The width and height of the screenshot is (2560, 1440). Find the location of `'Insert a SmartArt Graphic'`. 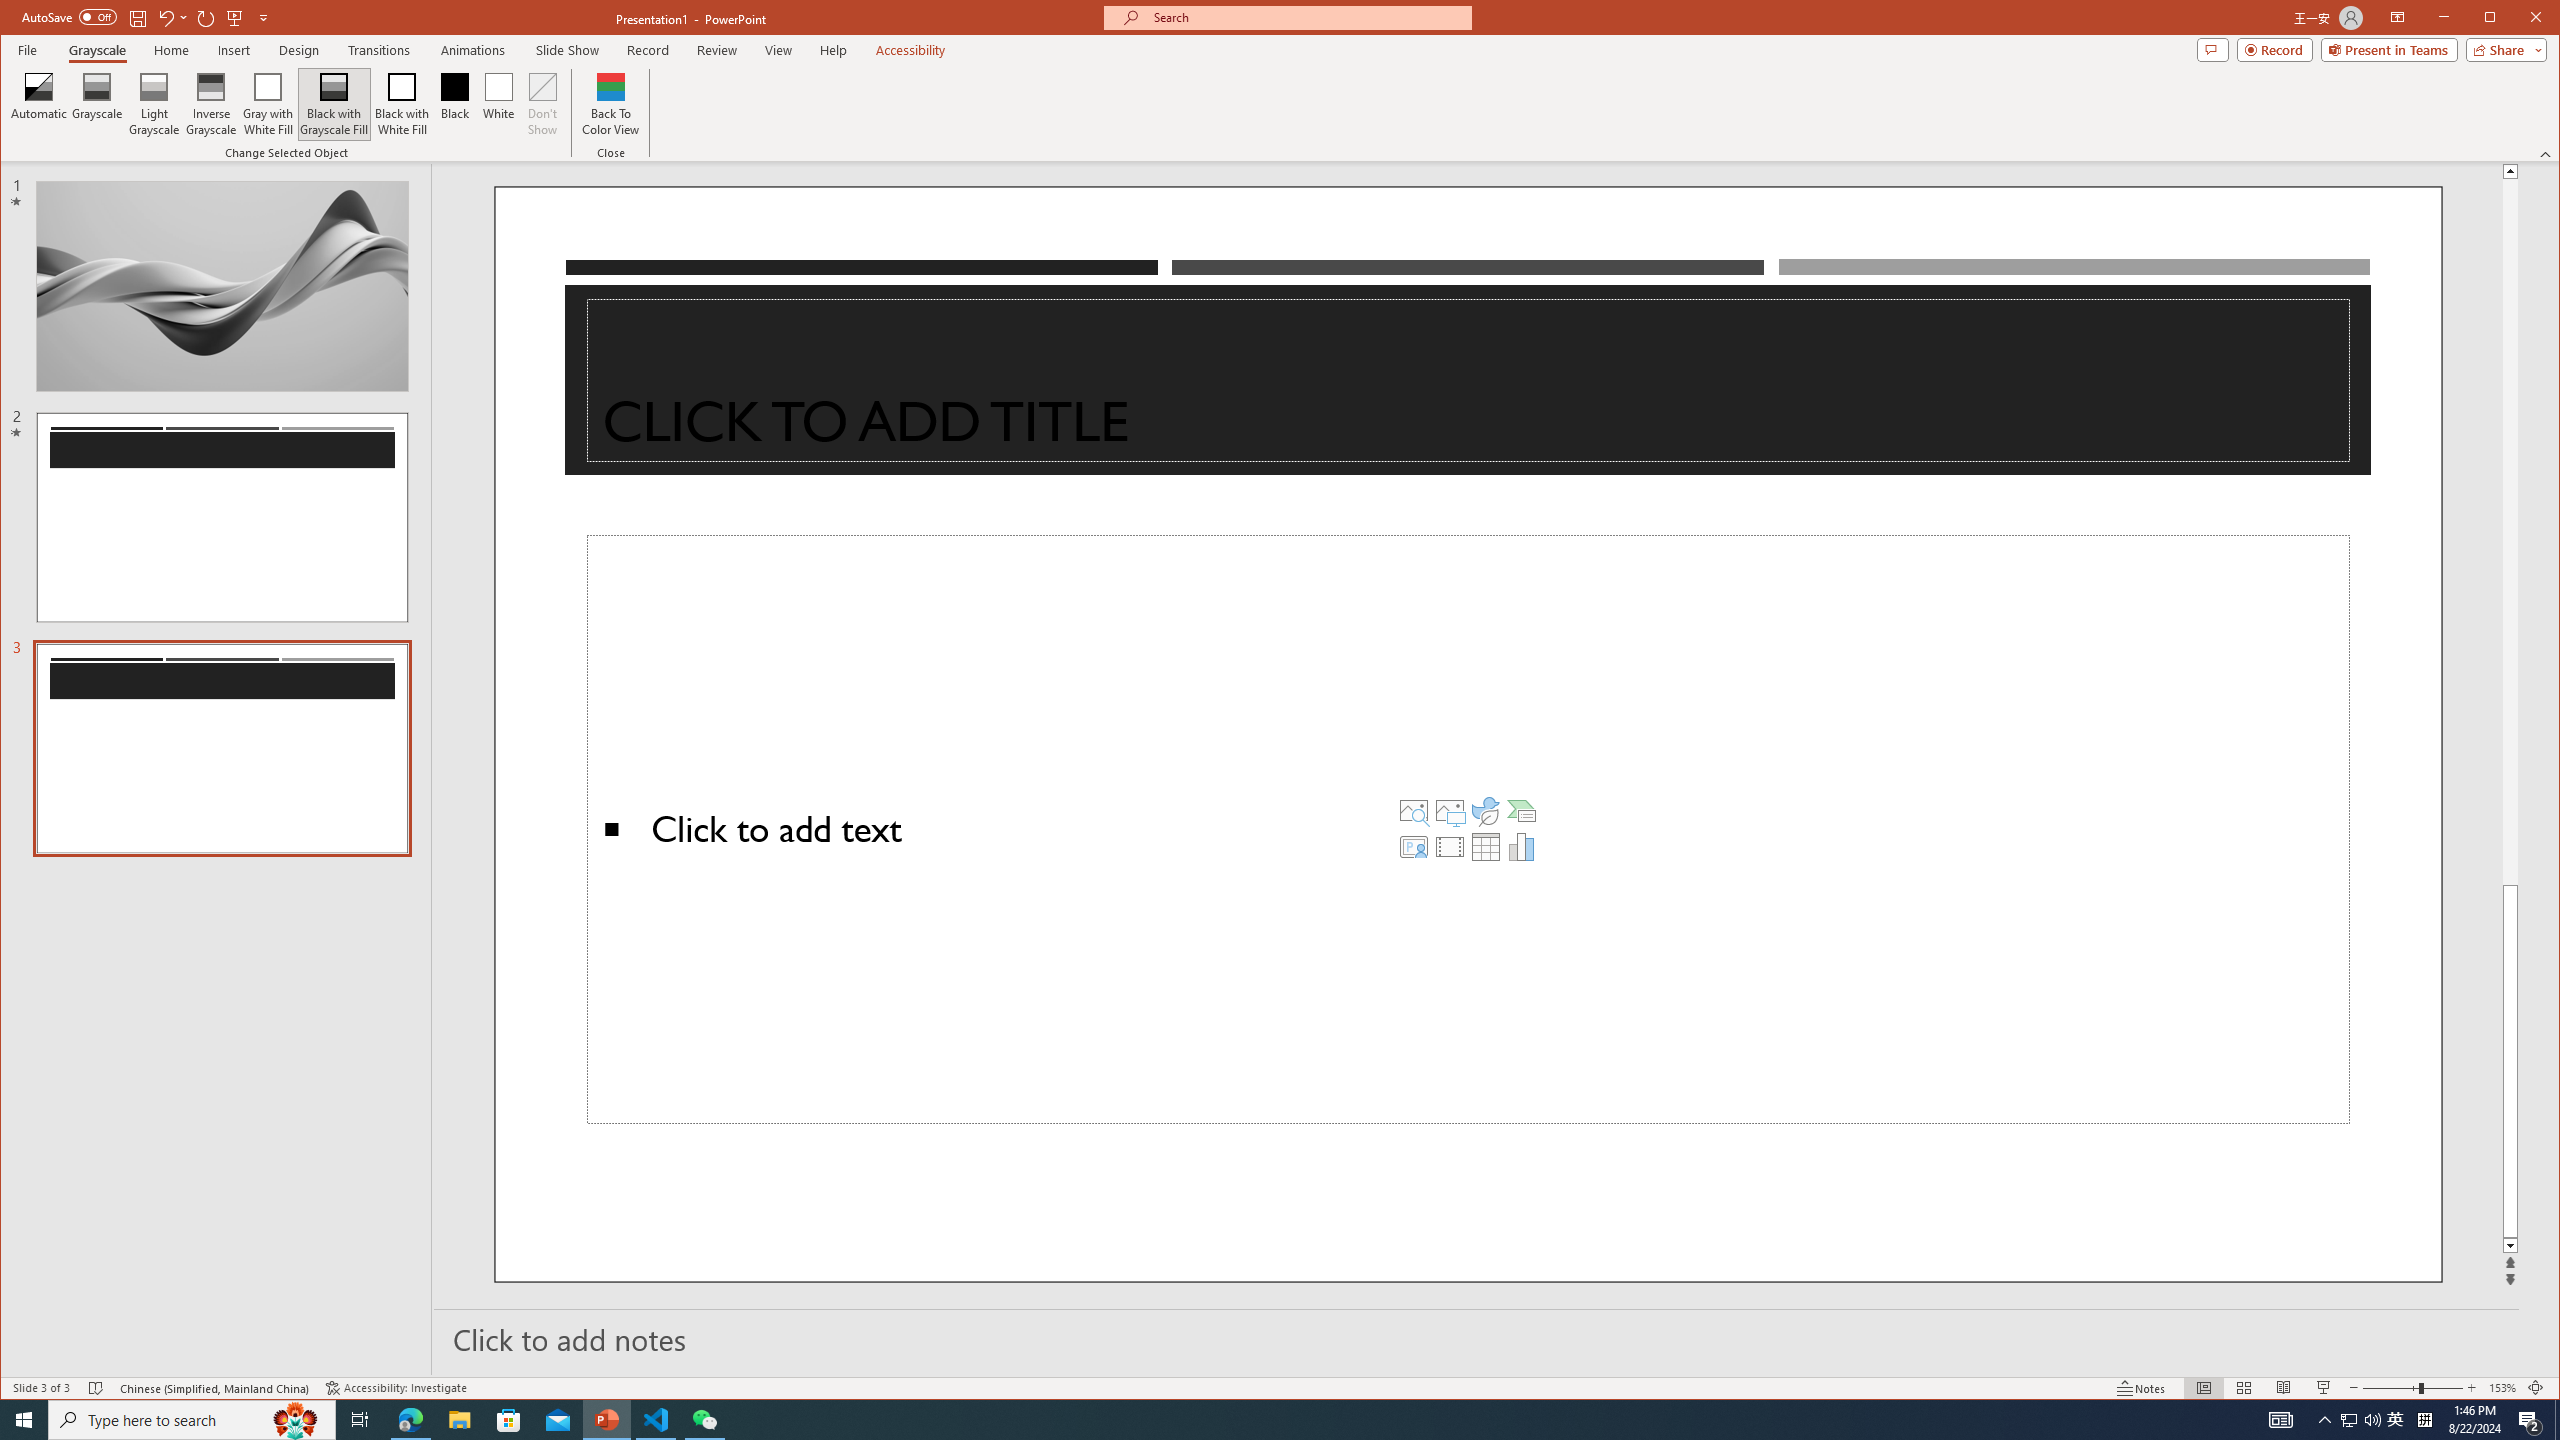

'Insert a SmartArt Graphic' is located at coordinates (1520, 809).